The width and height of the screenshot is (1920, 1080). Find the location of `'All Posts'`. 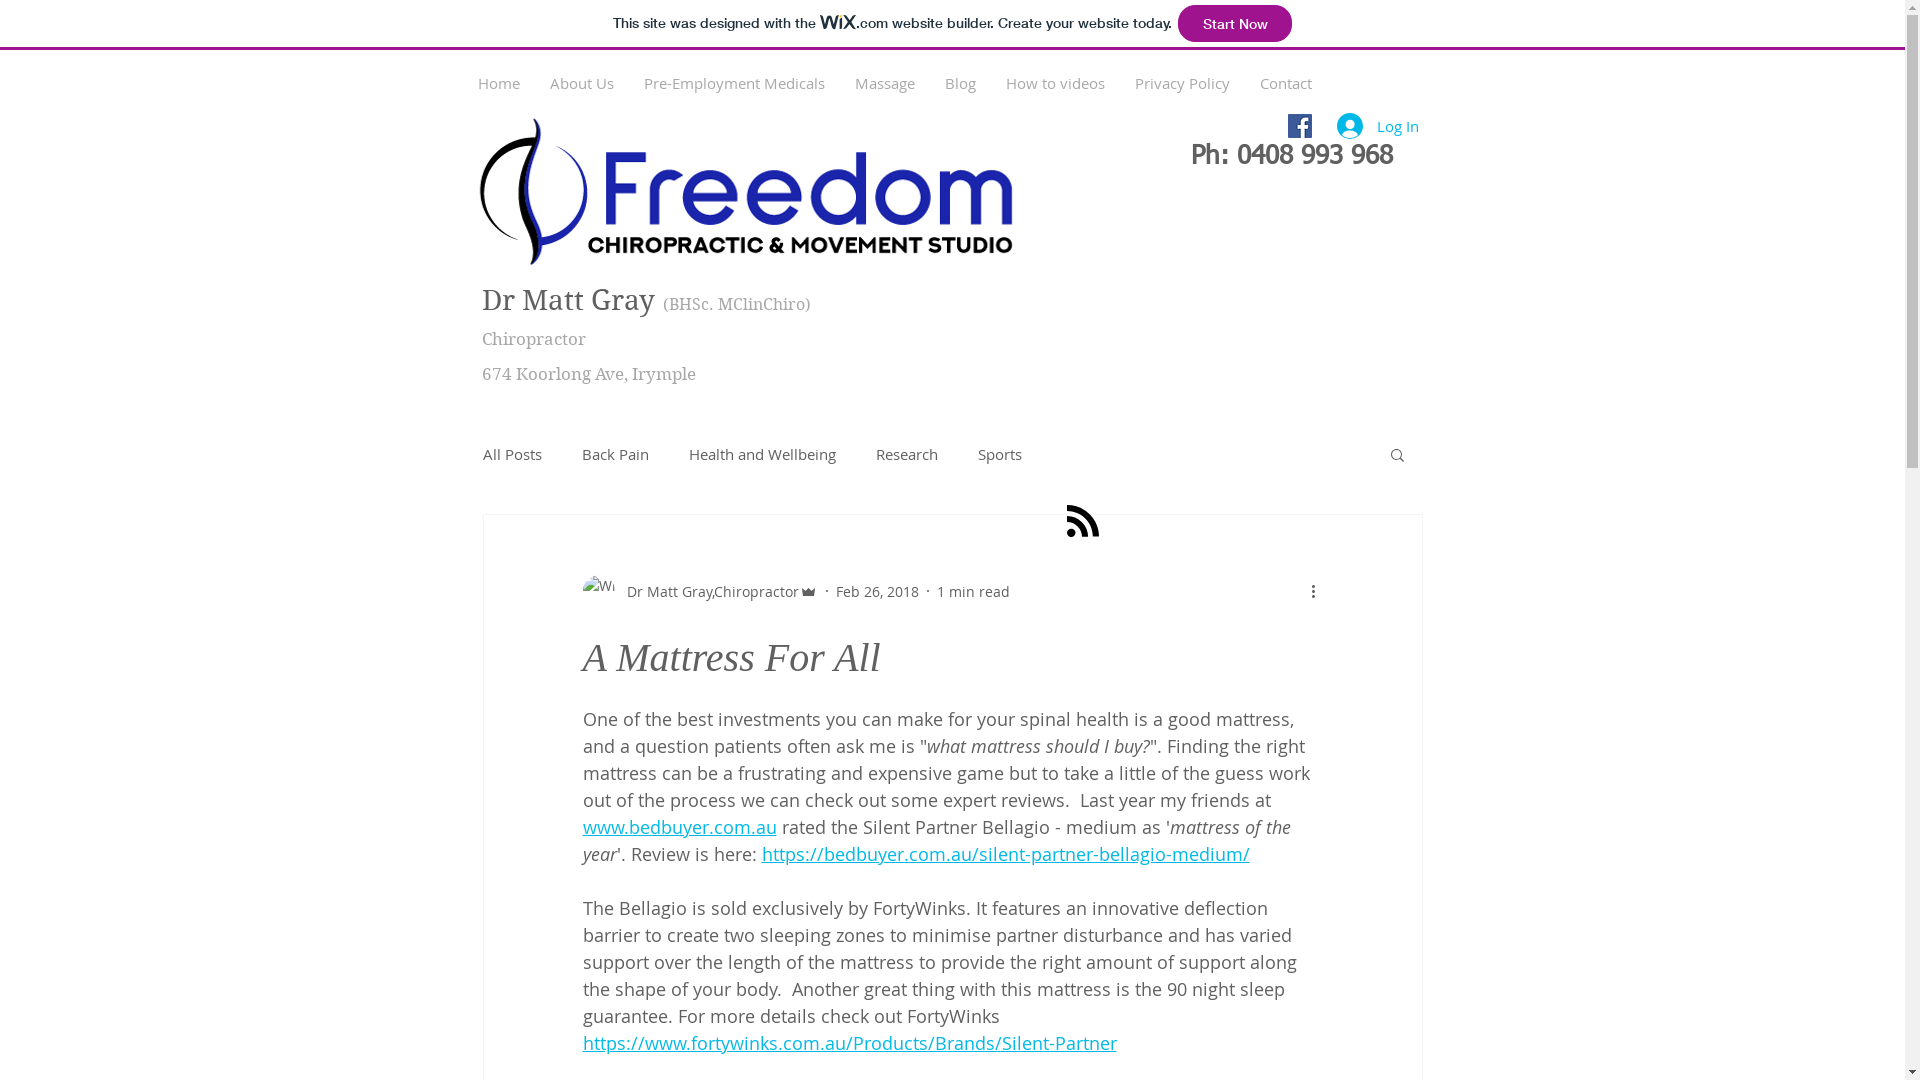

'All Posts' is located at coordinates (481, 454).